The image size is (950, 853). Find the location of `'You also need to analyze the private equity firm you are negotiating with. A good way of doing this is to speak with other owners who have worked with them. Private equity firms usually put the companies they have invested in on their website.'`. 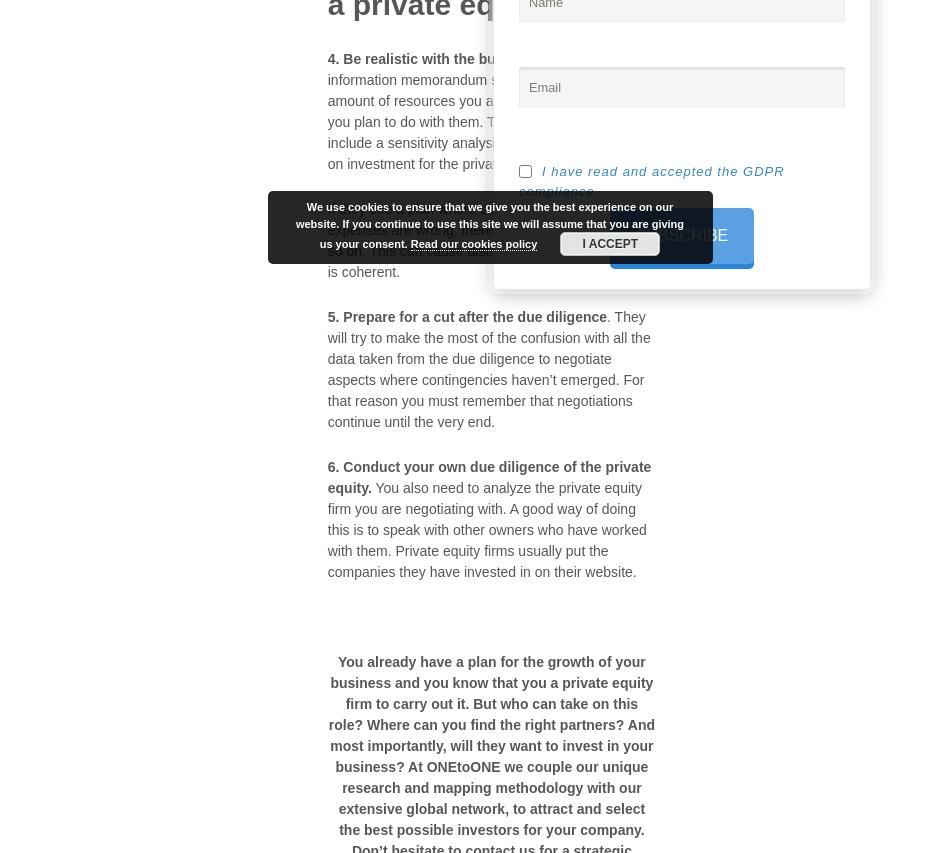

'You also need to analyze the private equity firm you are negotiating with. A good way of doing this is to speak with other owners who have worked with them. Private equity firms usually put the companies they have invested in on their website.' is located at coordinates (325, 528).